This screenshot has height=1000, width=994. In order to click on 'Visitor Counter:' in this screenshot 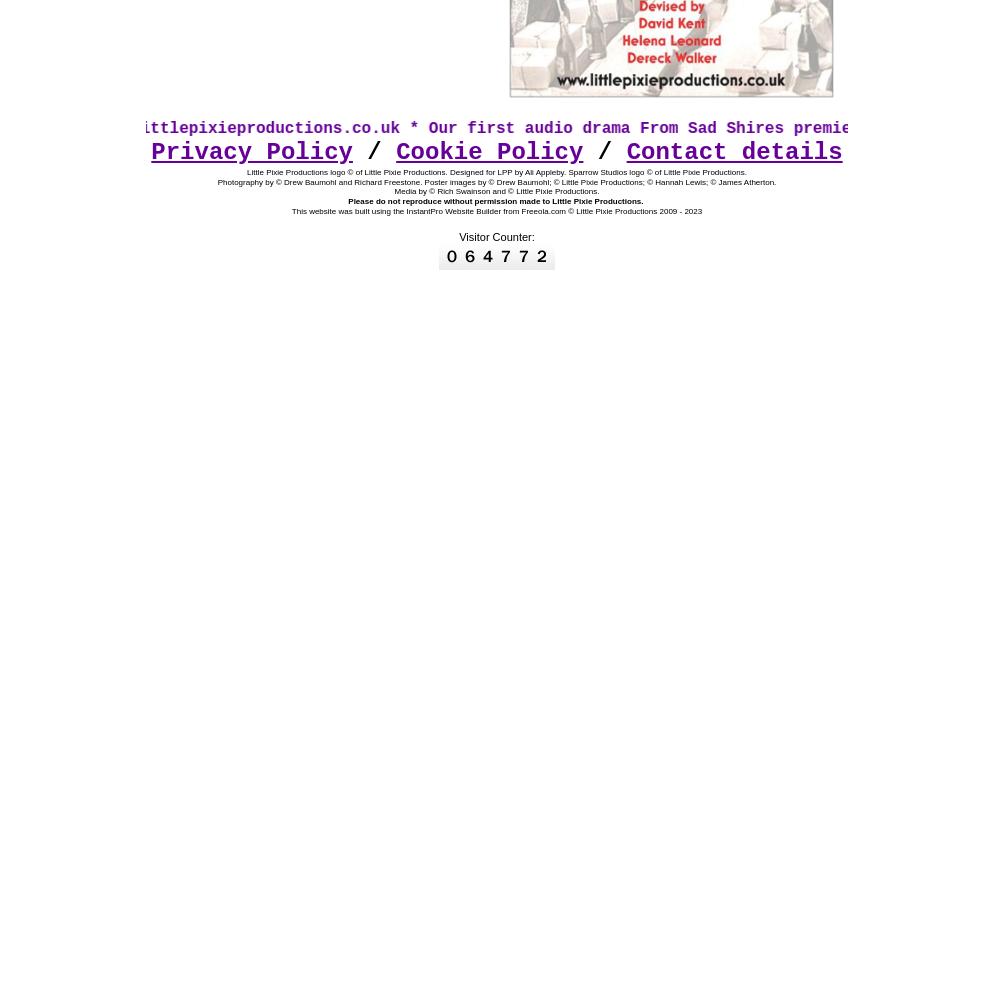, I will do `click(495, 236)`.